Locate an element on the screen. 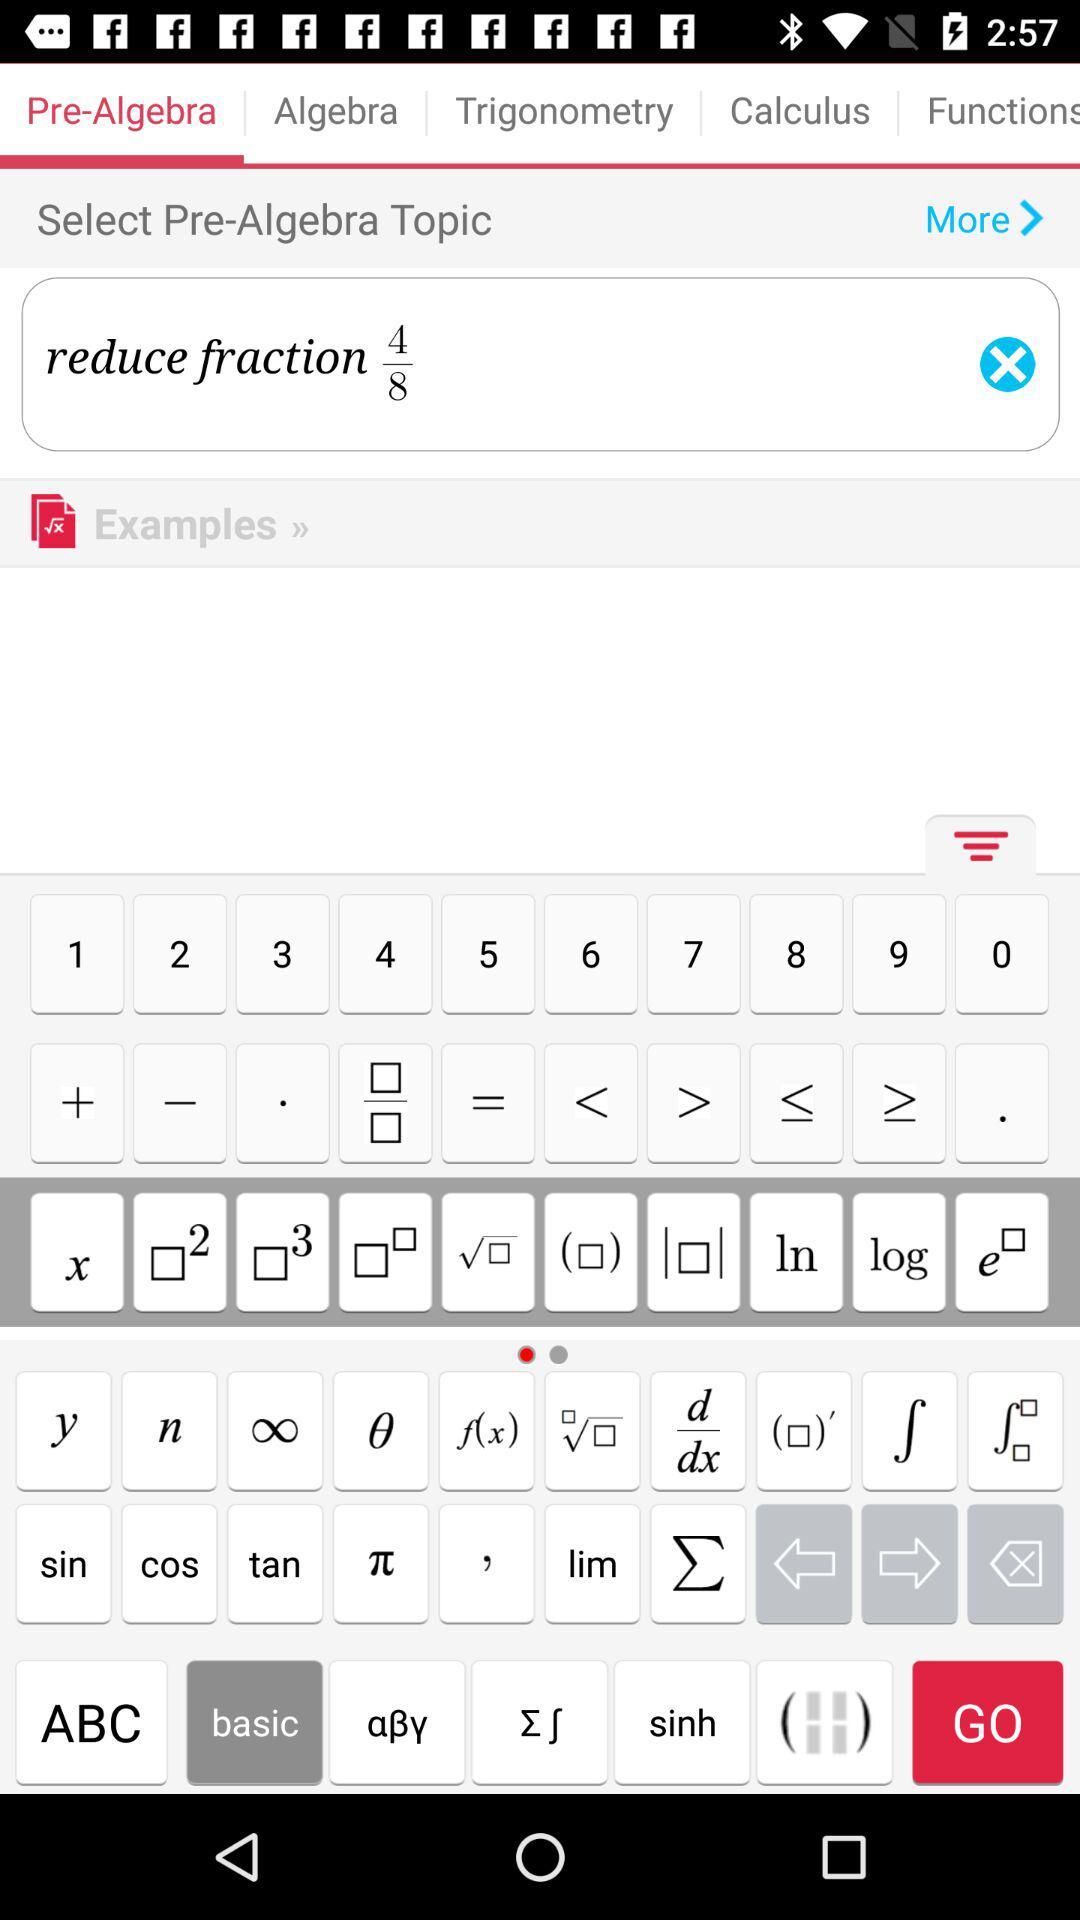 The height and width of the screenshot is (1920, 1080). the add icon is located at coordinates (76, 1101).